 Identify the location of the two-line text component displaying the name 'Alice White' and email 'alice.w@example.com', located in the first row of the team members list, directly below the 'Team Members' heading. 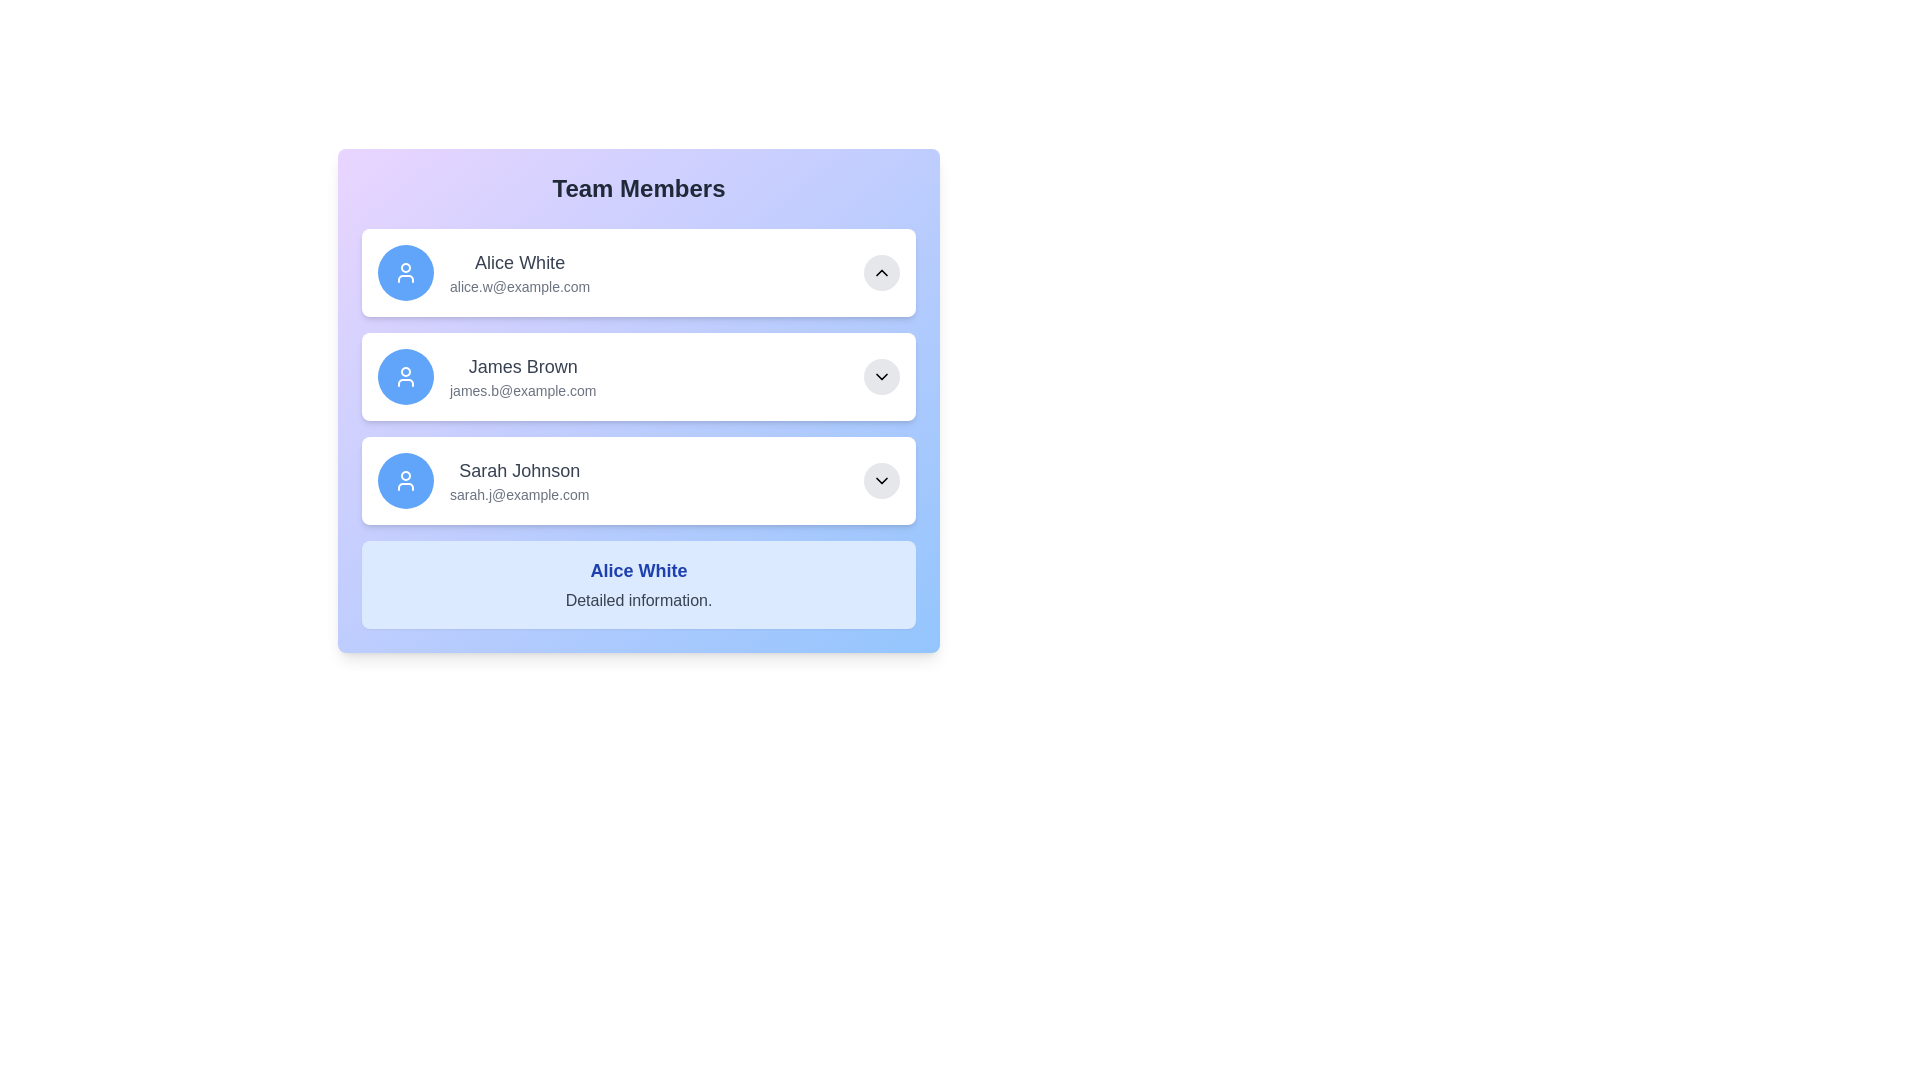
(520, 273).